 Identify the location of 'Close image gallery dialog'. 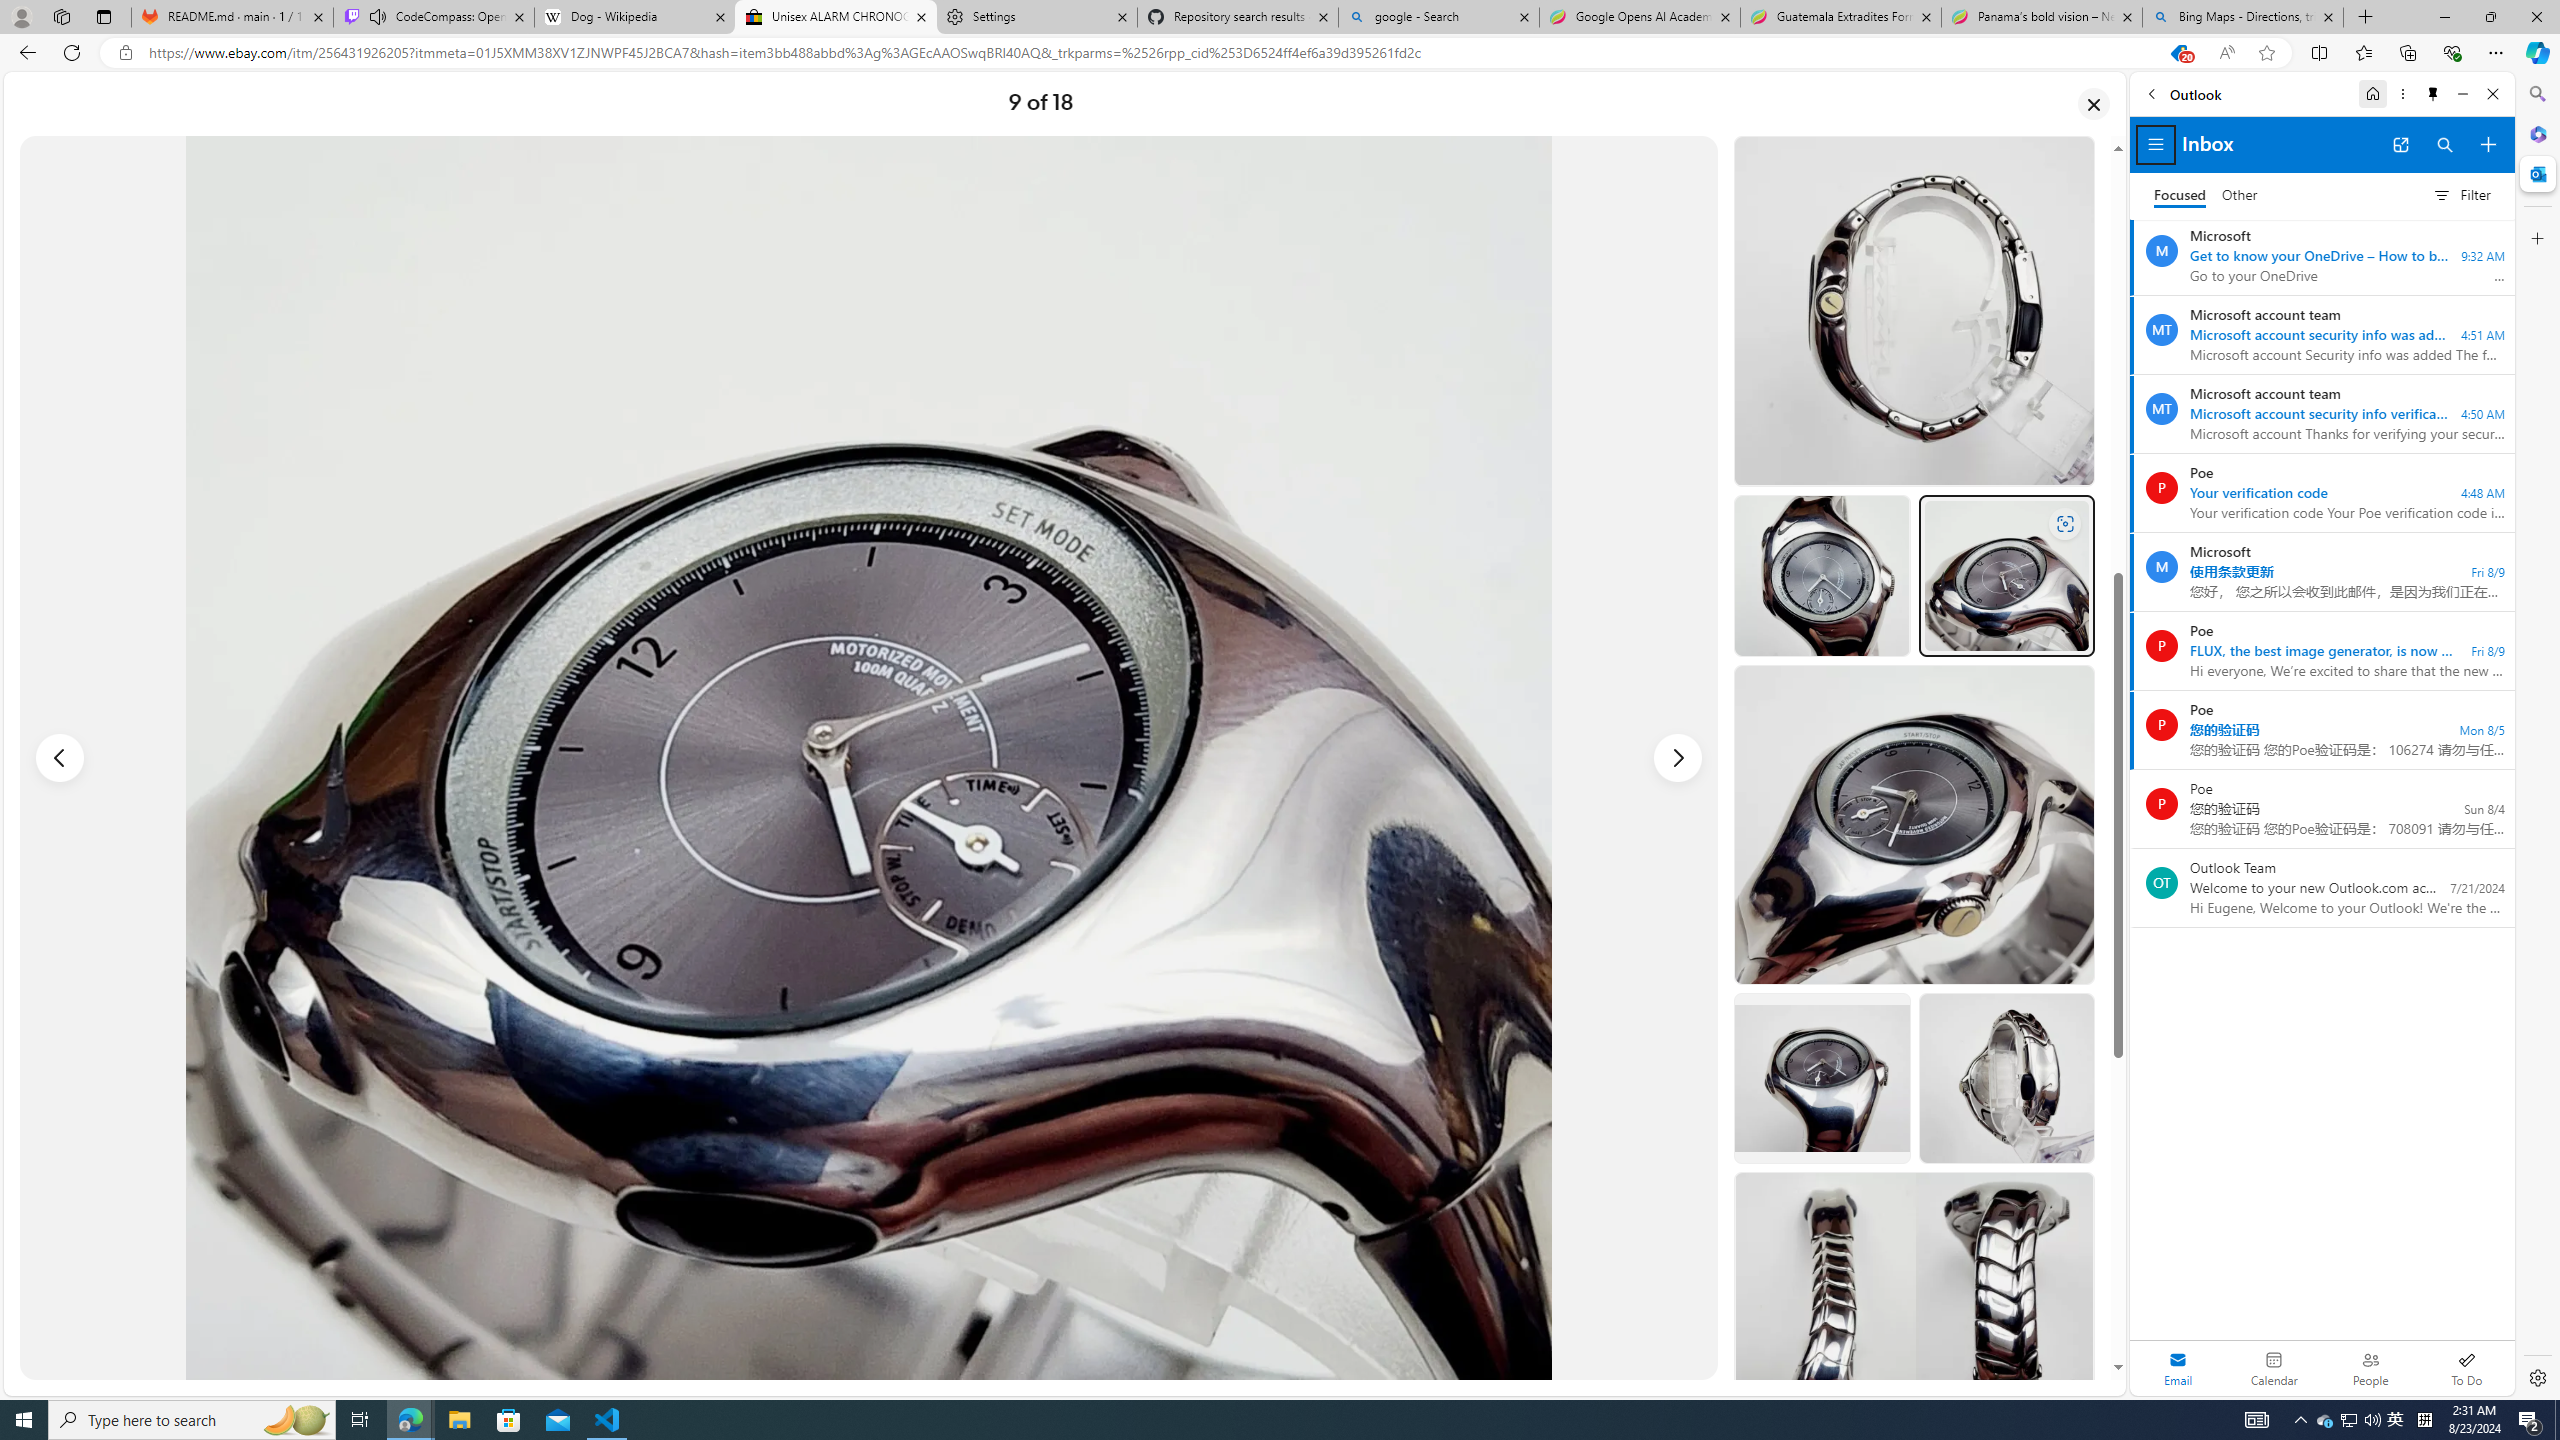
(2094, 103).